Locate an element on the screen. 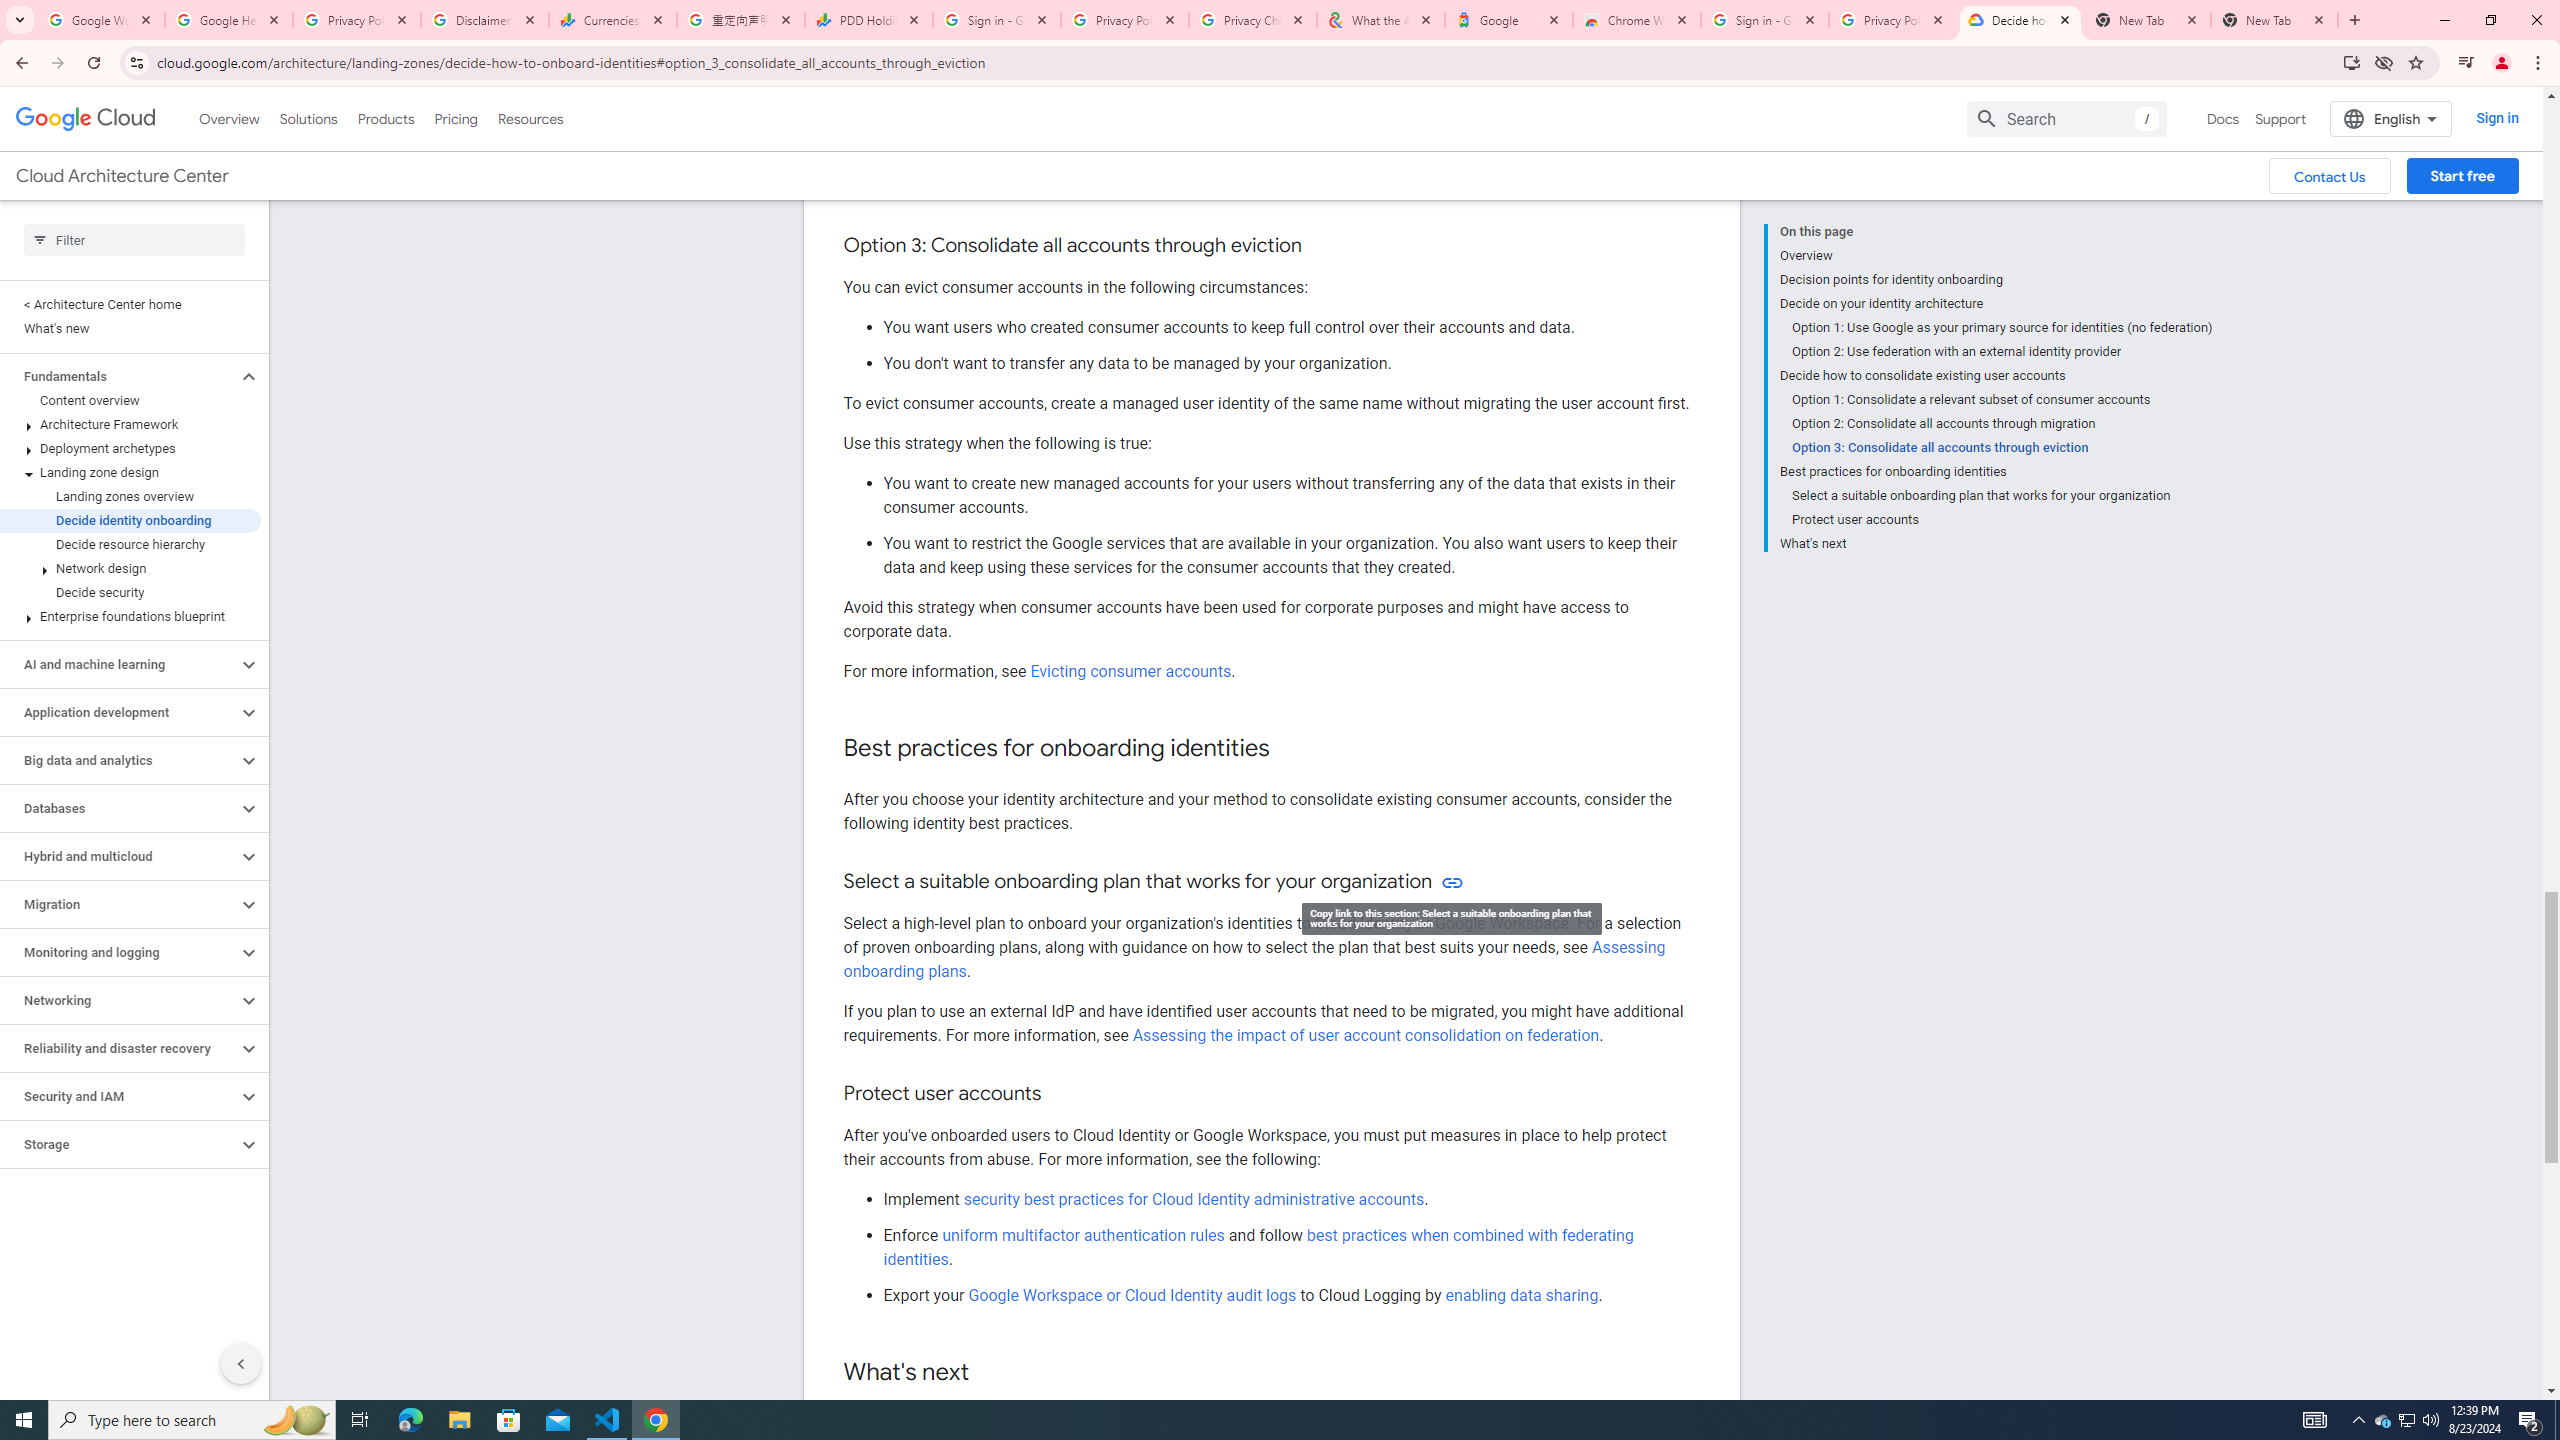 This screenshot has width=2560, height=1440. 'Decide on your identity architecture' is located at coordinates (1994, 302).